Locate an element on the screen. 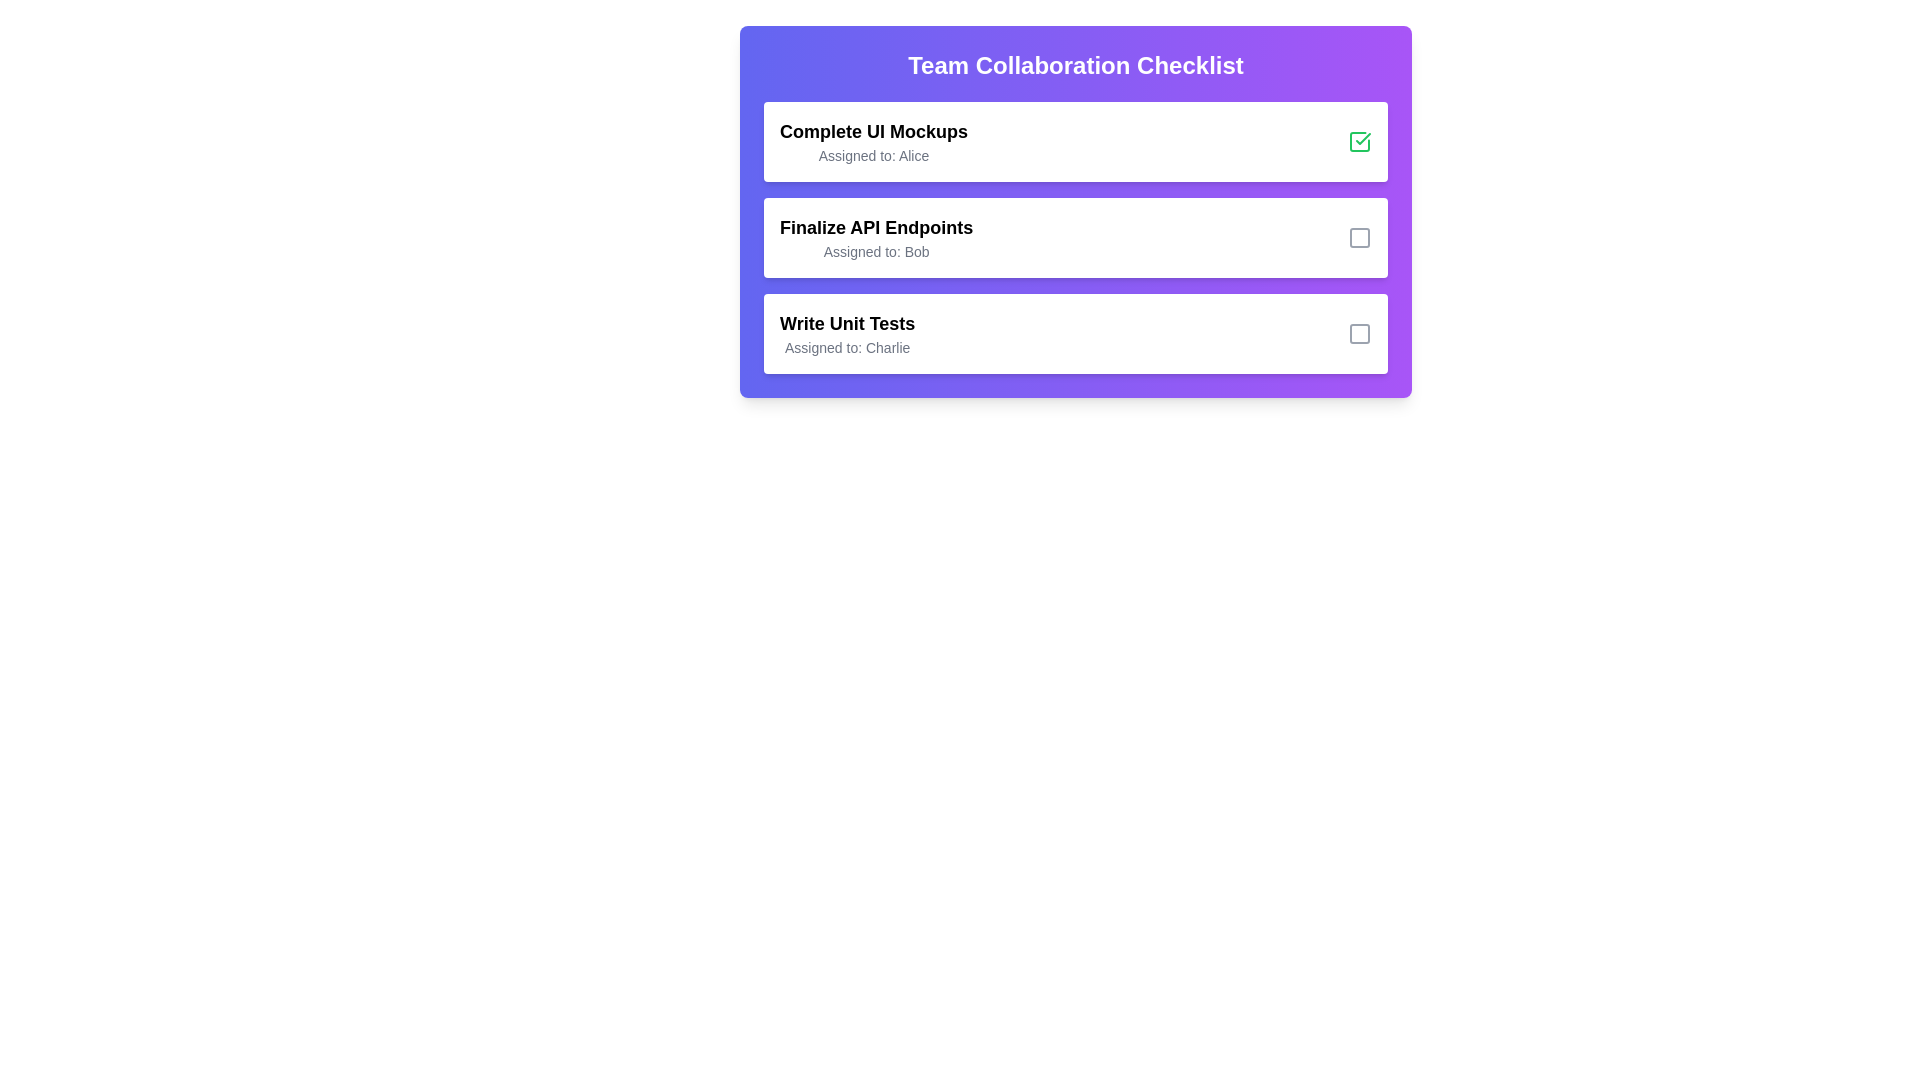 The height and width of the screenshot is (1080, 1920). the second task in the to-do list, which is located between 'Complete UI Mockups' and 'Write Unit Tests' is located at coordinates (1074, 237).